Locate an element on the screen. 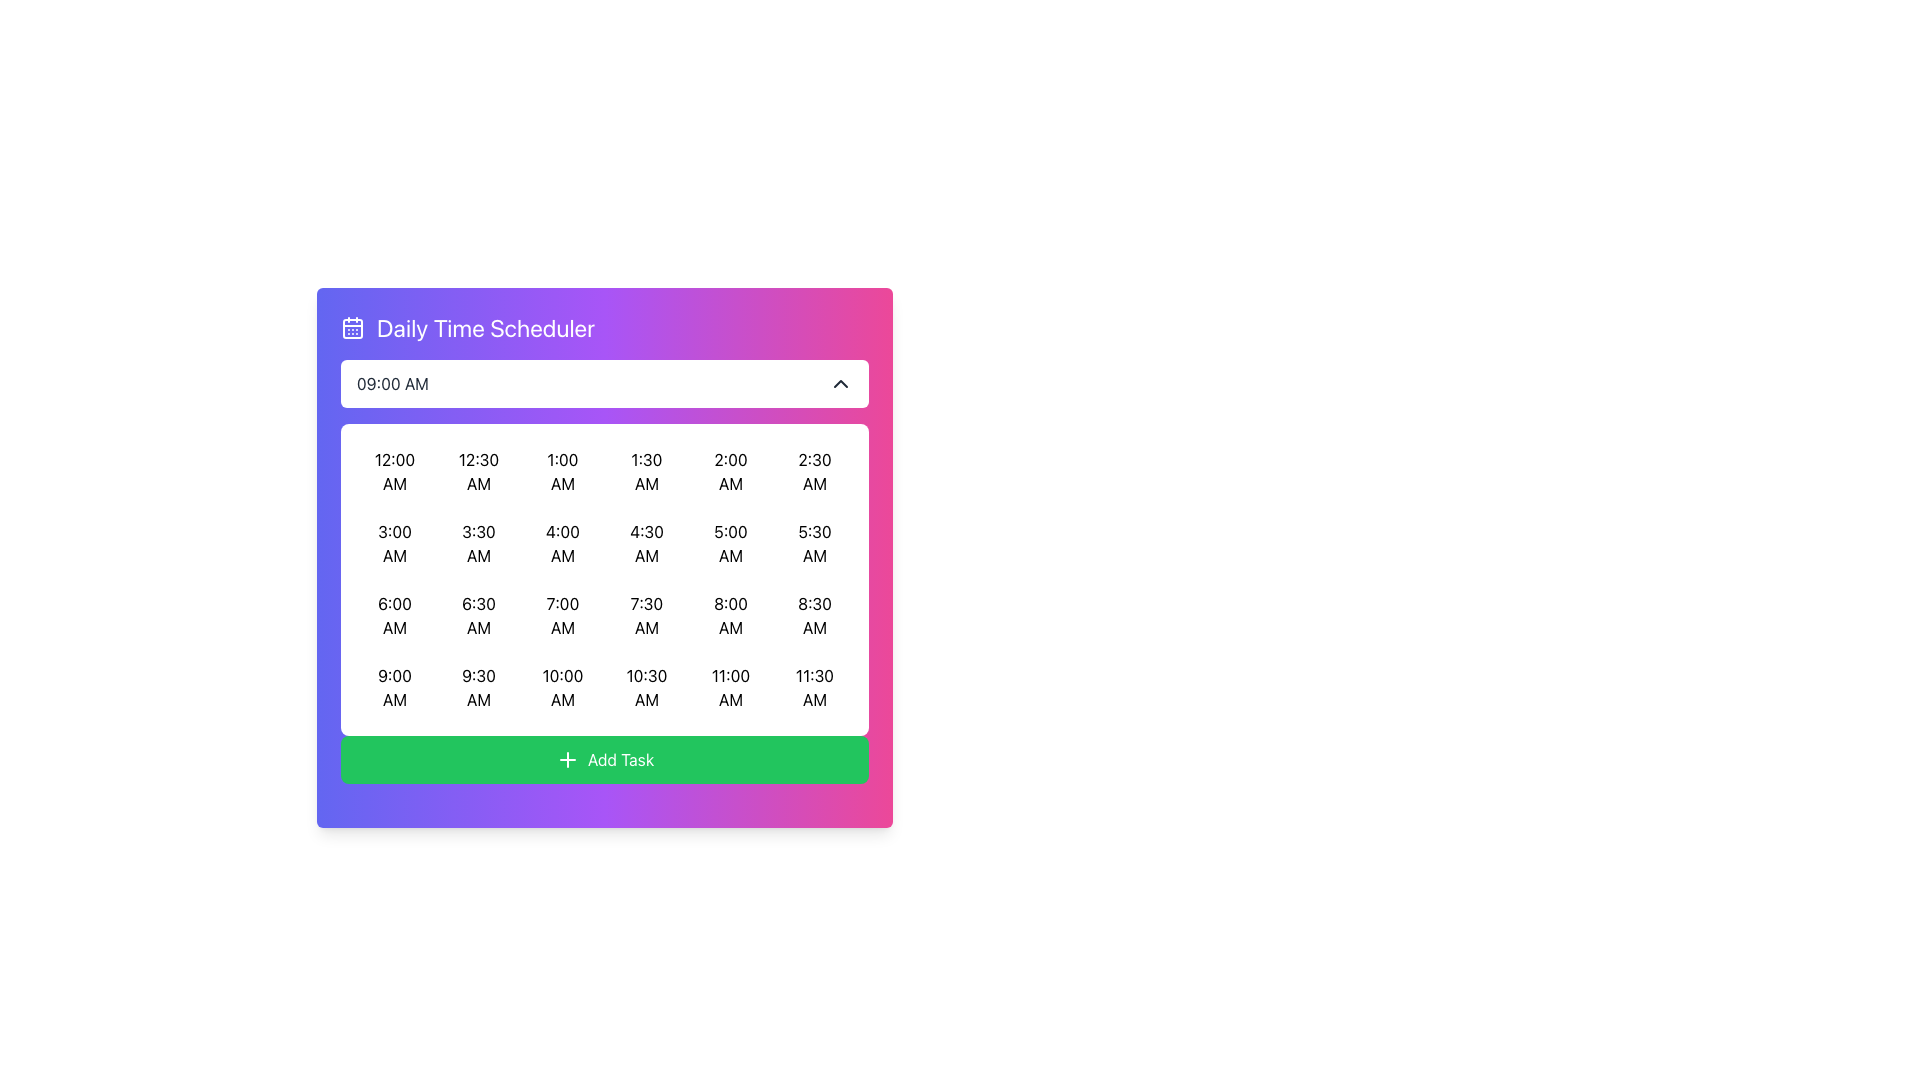 Image resolution: width=1920 pixels, height=1080 pixels. the '7:30 AM' button in the third row and eighth column of the Daily Time Scheduler is located at coordinates (647, 615).